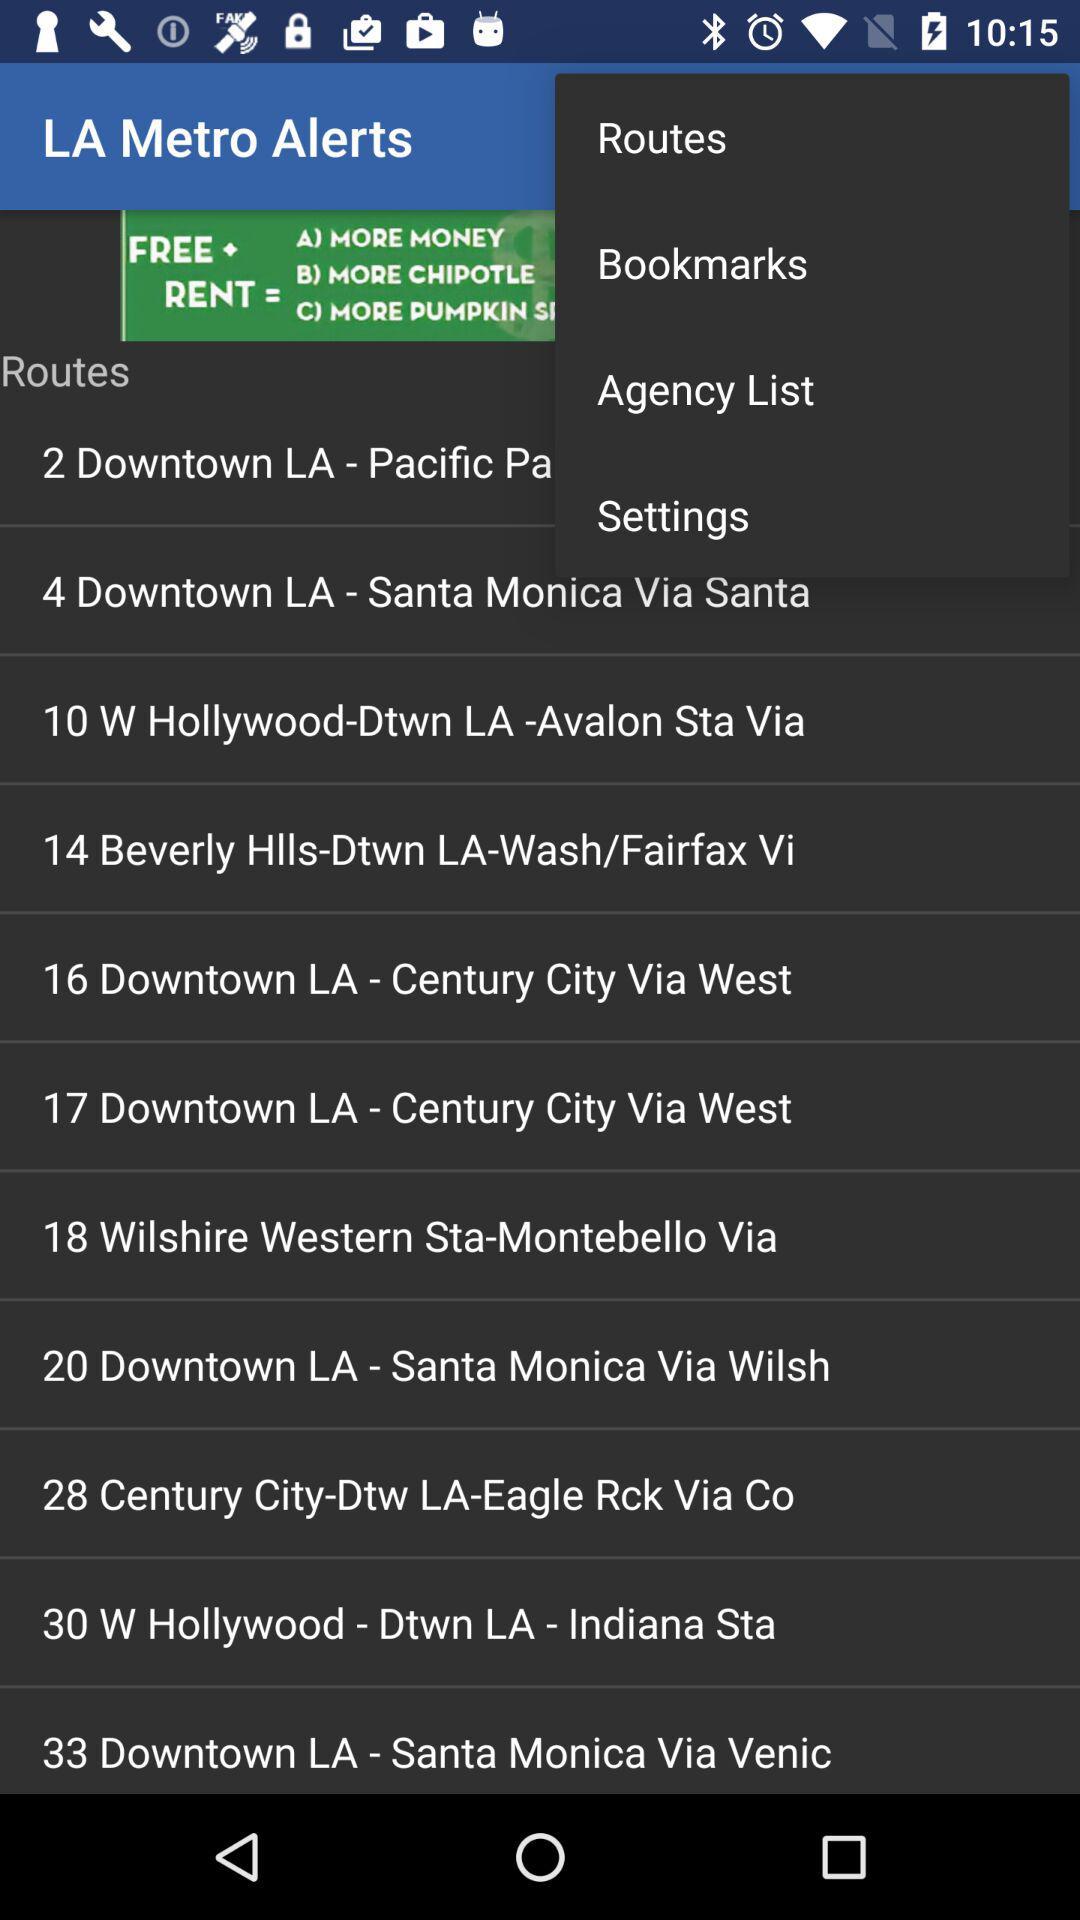 The image size is (1080, 1920). Describe the element at coordinates (540, 274) in the screenshot. I see `open this advertisement` at that location.